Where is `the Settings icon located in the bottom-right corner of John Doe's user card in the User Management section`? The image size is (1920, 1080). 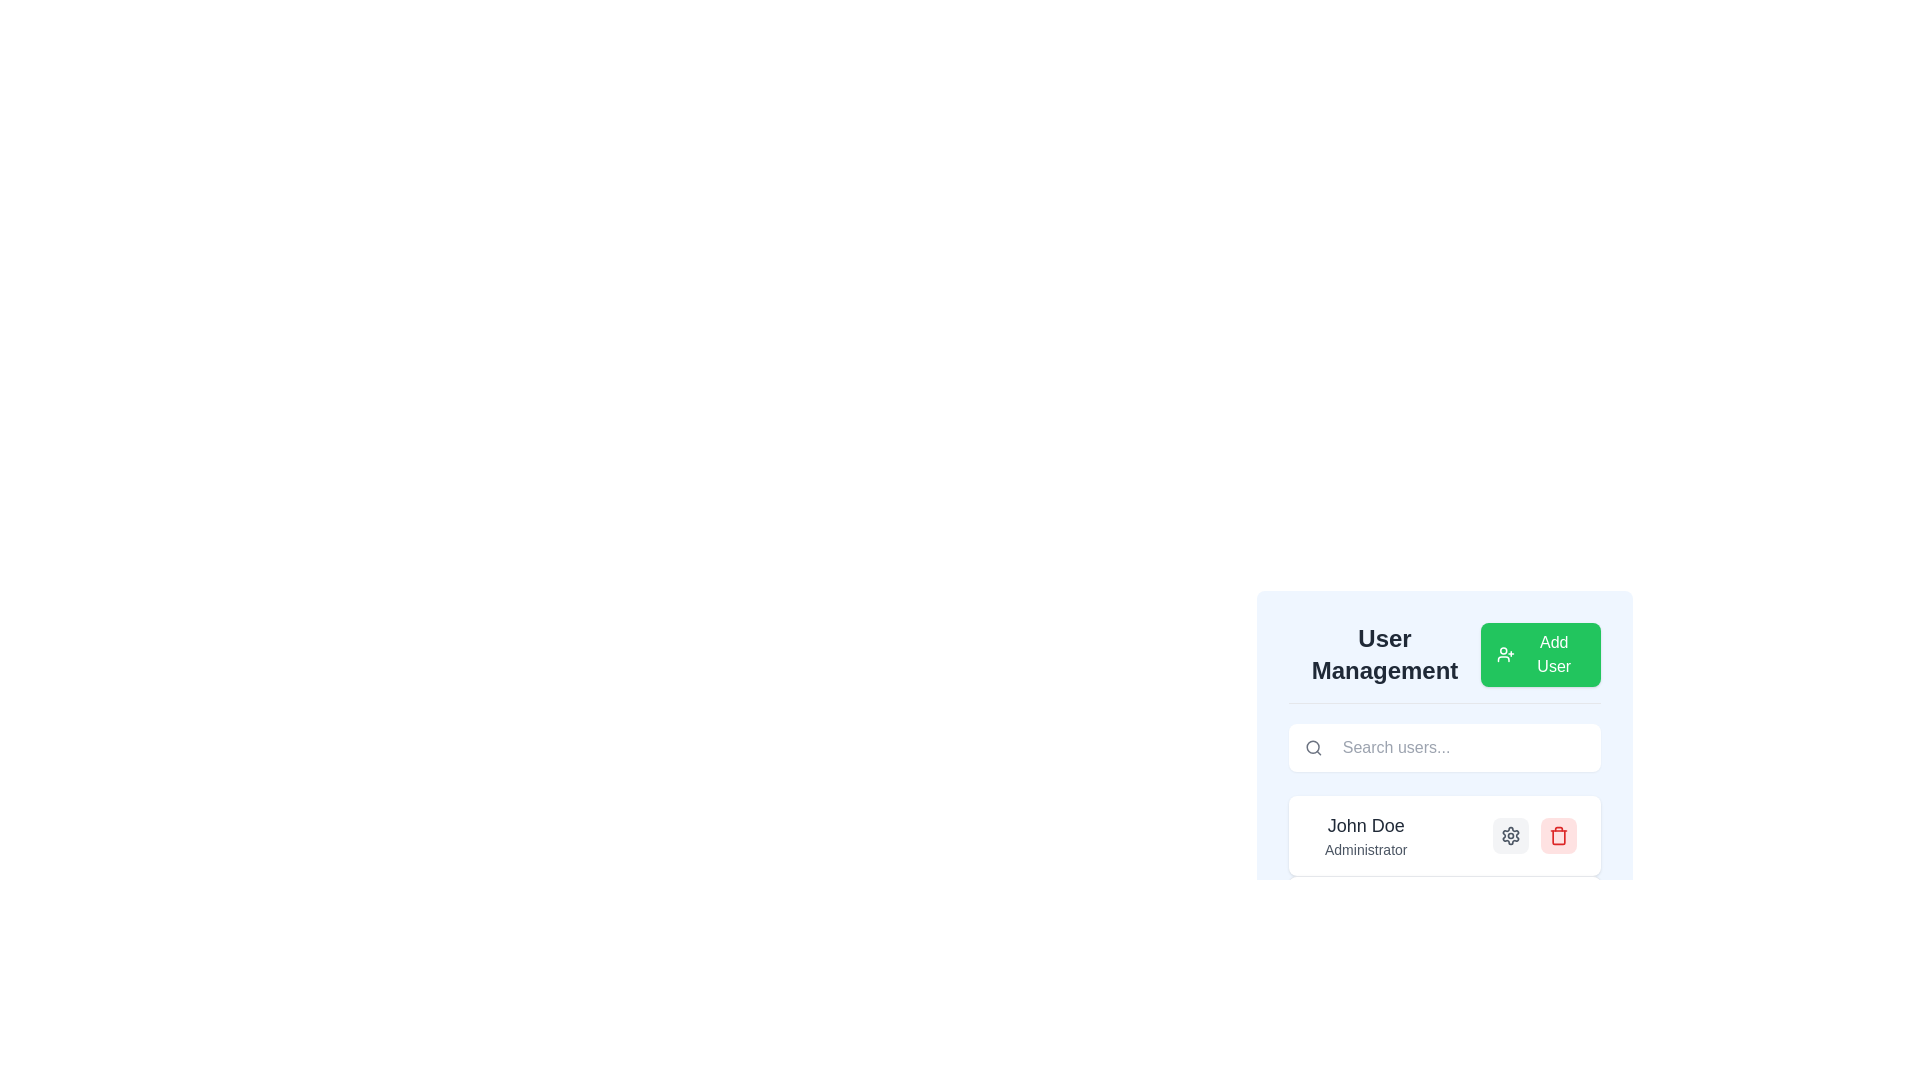 the Settings icon located in the bottom-right corner of John Doe's user card in the User Management section is located at coordinates (1511, 836).